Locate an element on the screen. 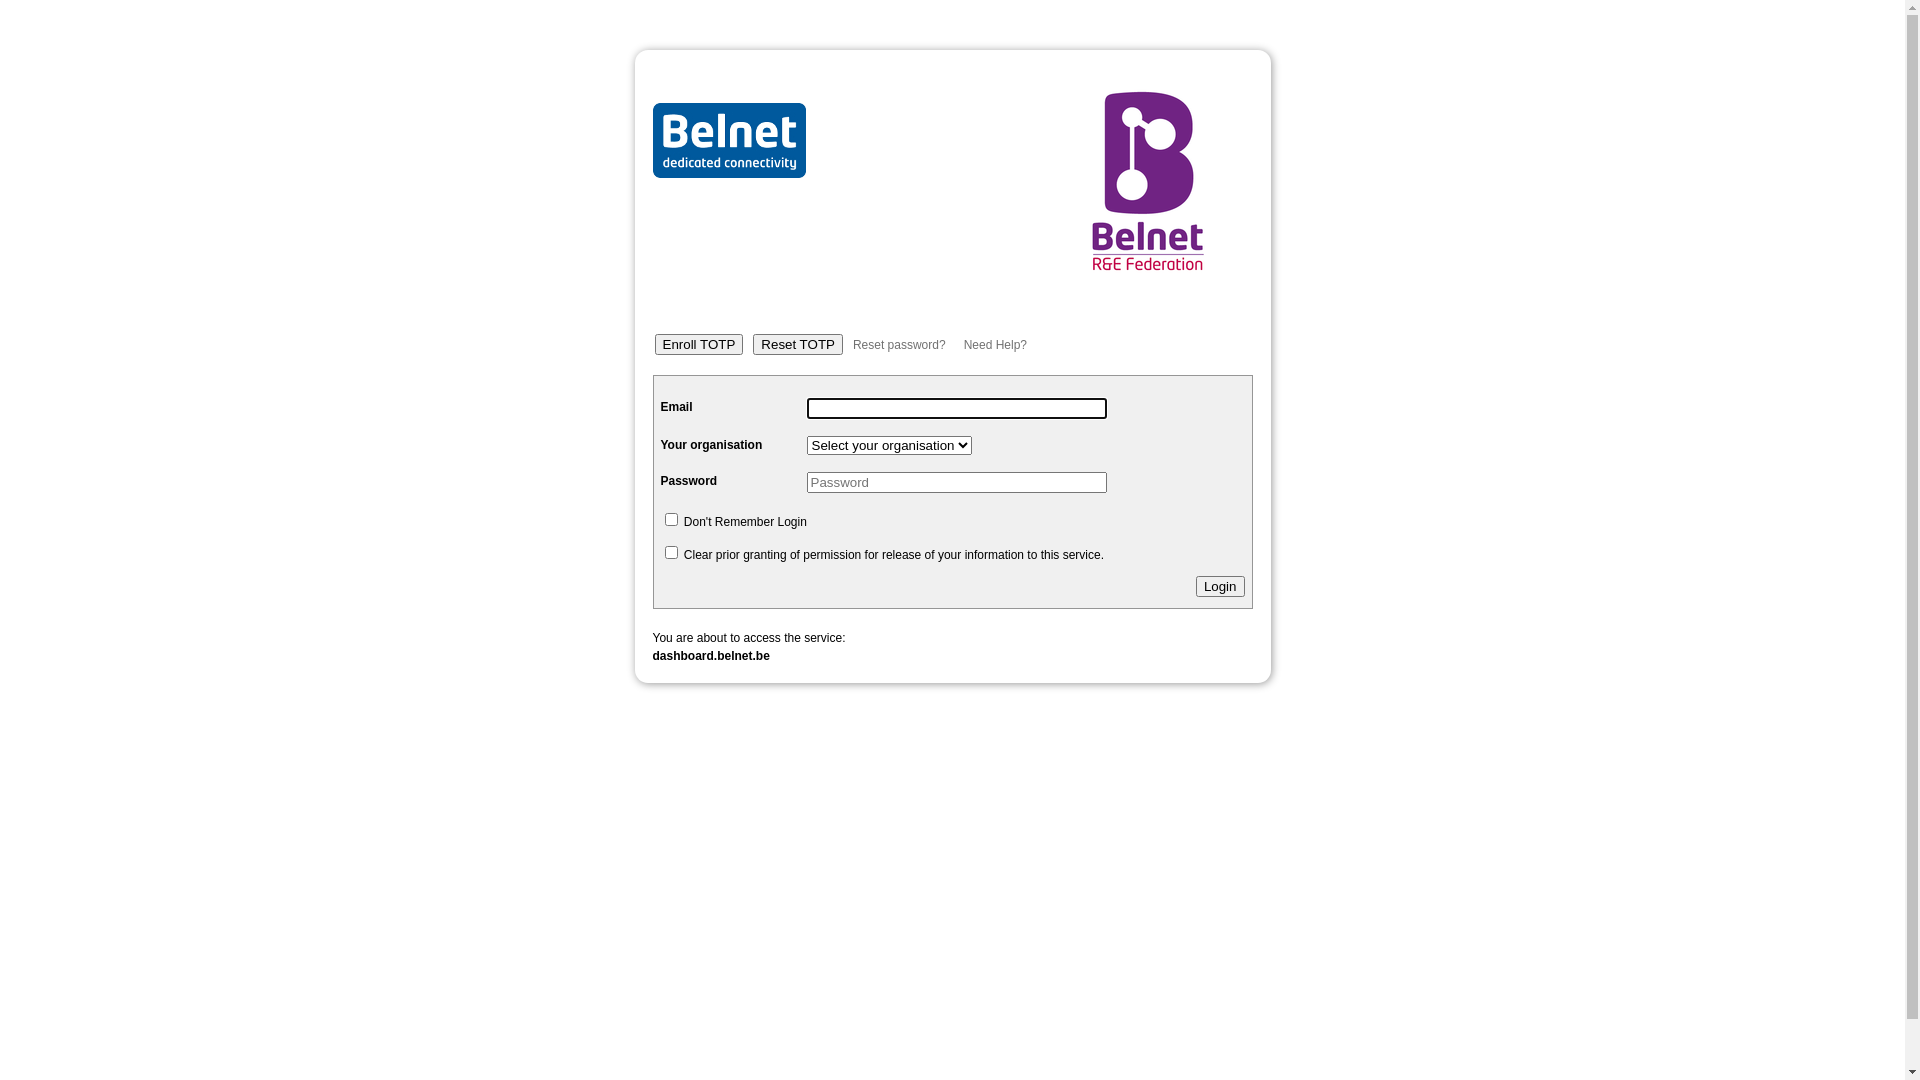 The height and width of the screenshot is (1080, 1920). 'Login' is located at coordinates (1219, 585).